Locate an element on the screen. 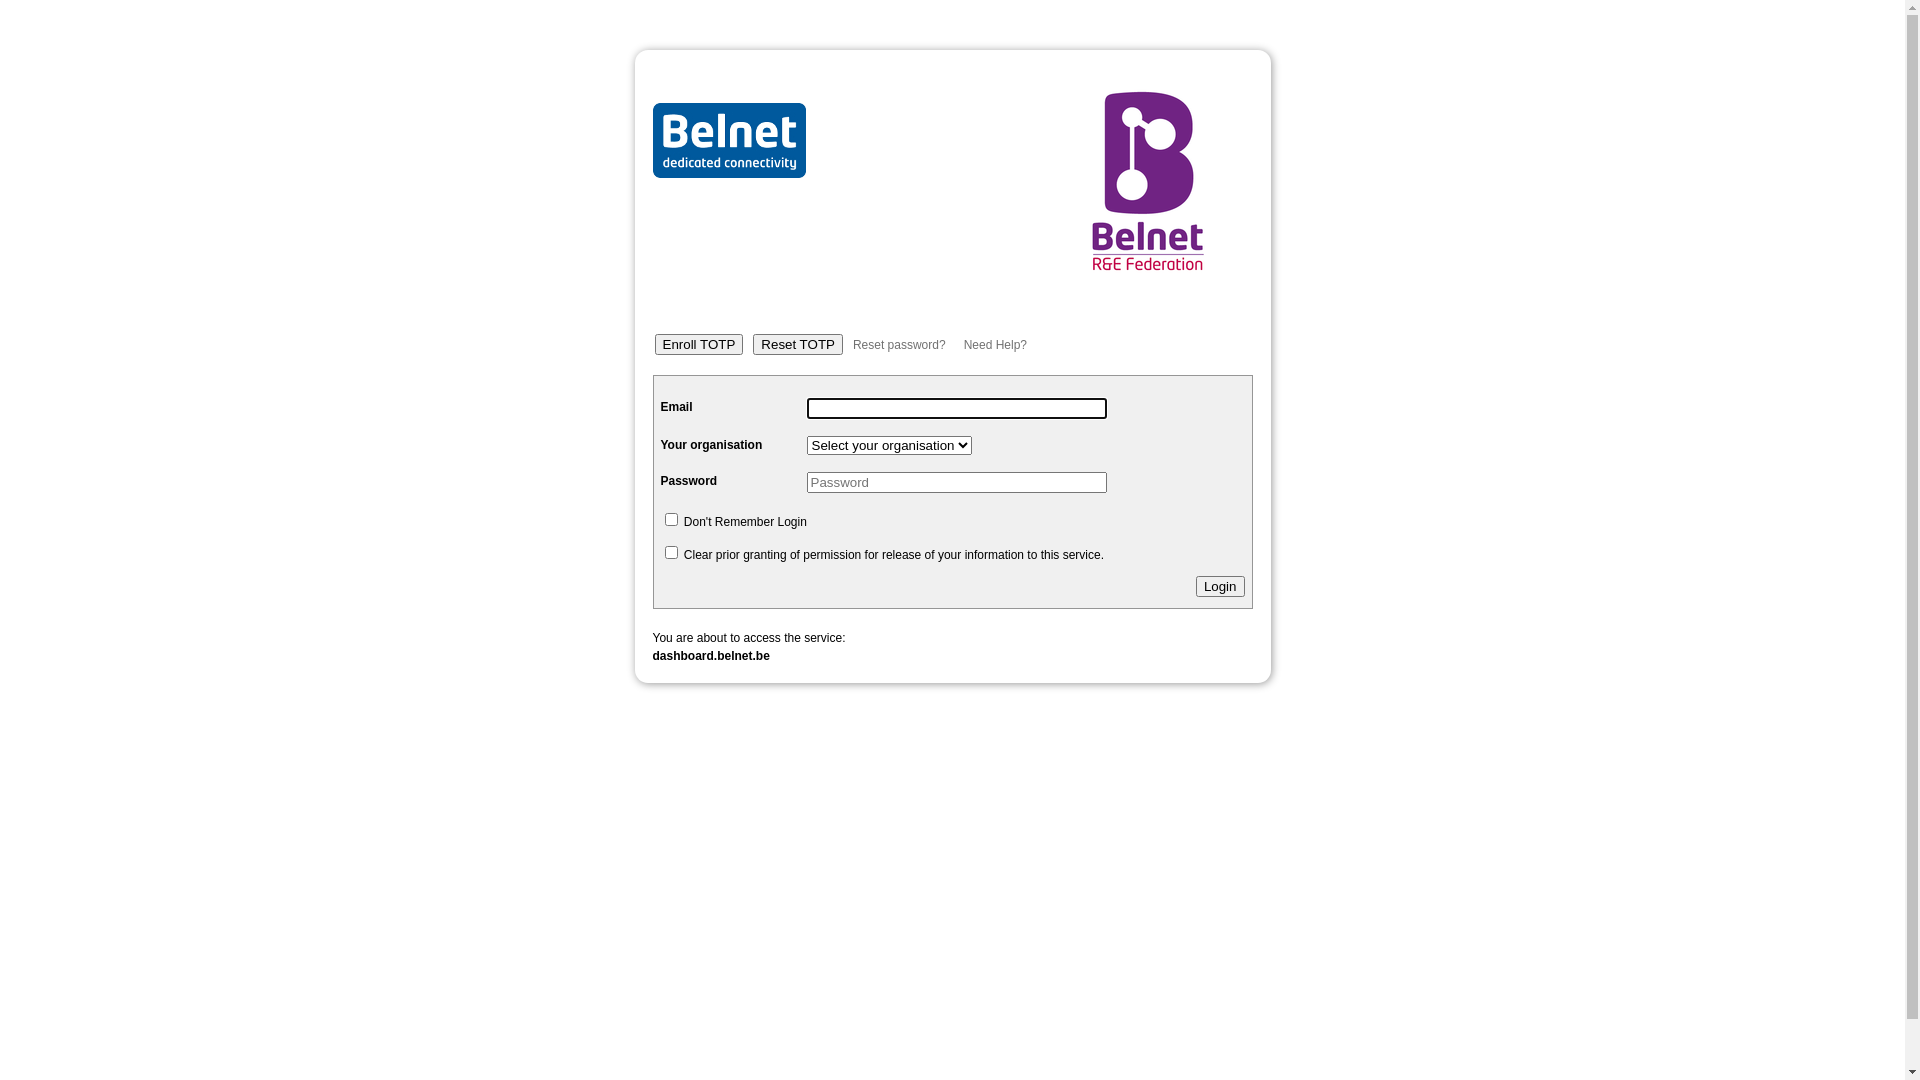 The height and width of the screenshot is (1080, 1920). 'Login' is located at coordinates (1219, 585).